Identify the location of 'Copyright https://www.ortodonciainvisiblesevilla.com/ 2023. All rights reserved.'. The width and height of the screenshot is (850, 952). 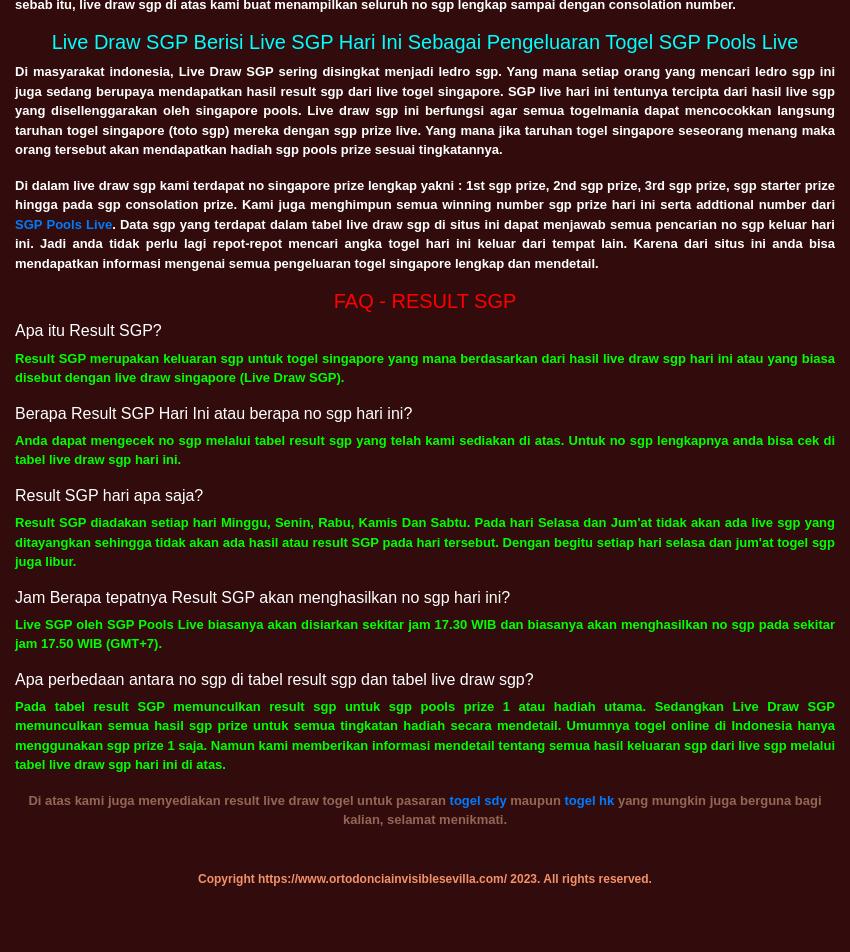
(424, 878).